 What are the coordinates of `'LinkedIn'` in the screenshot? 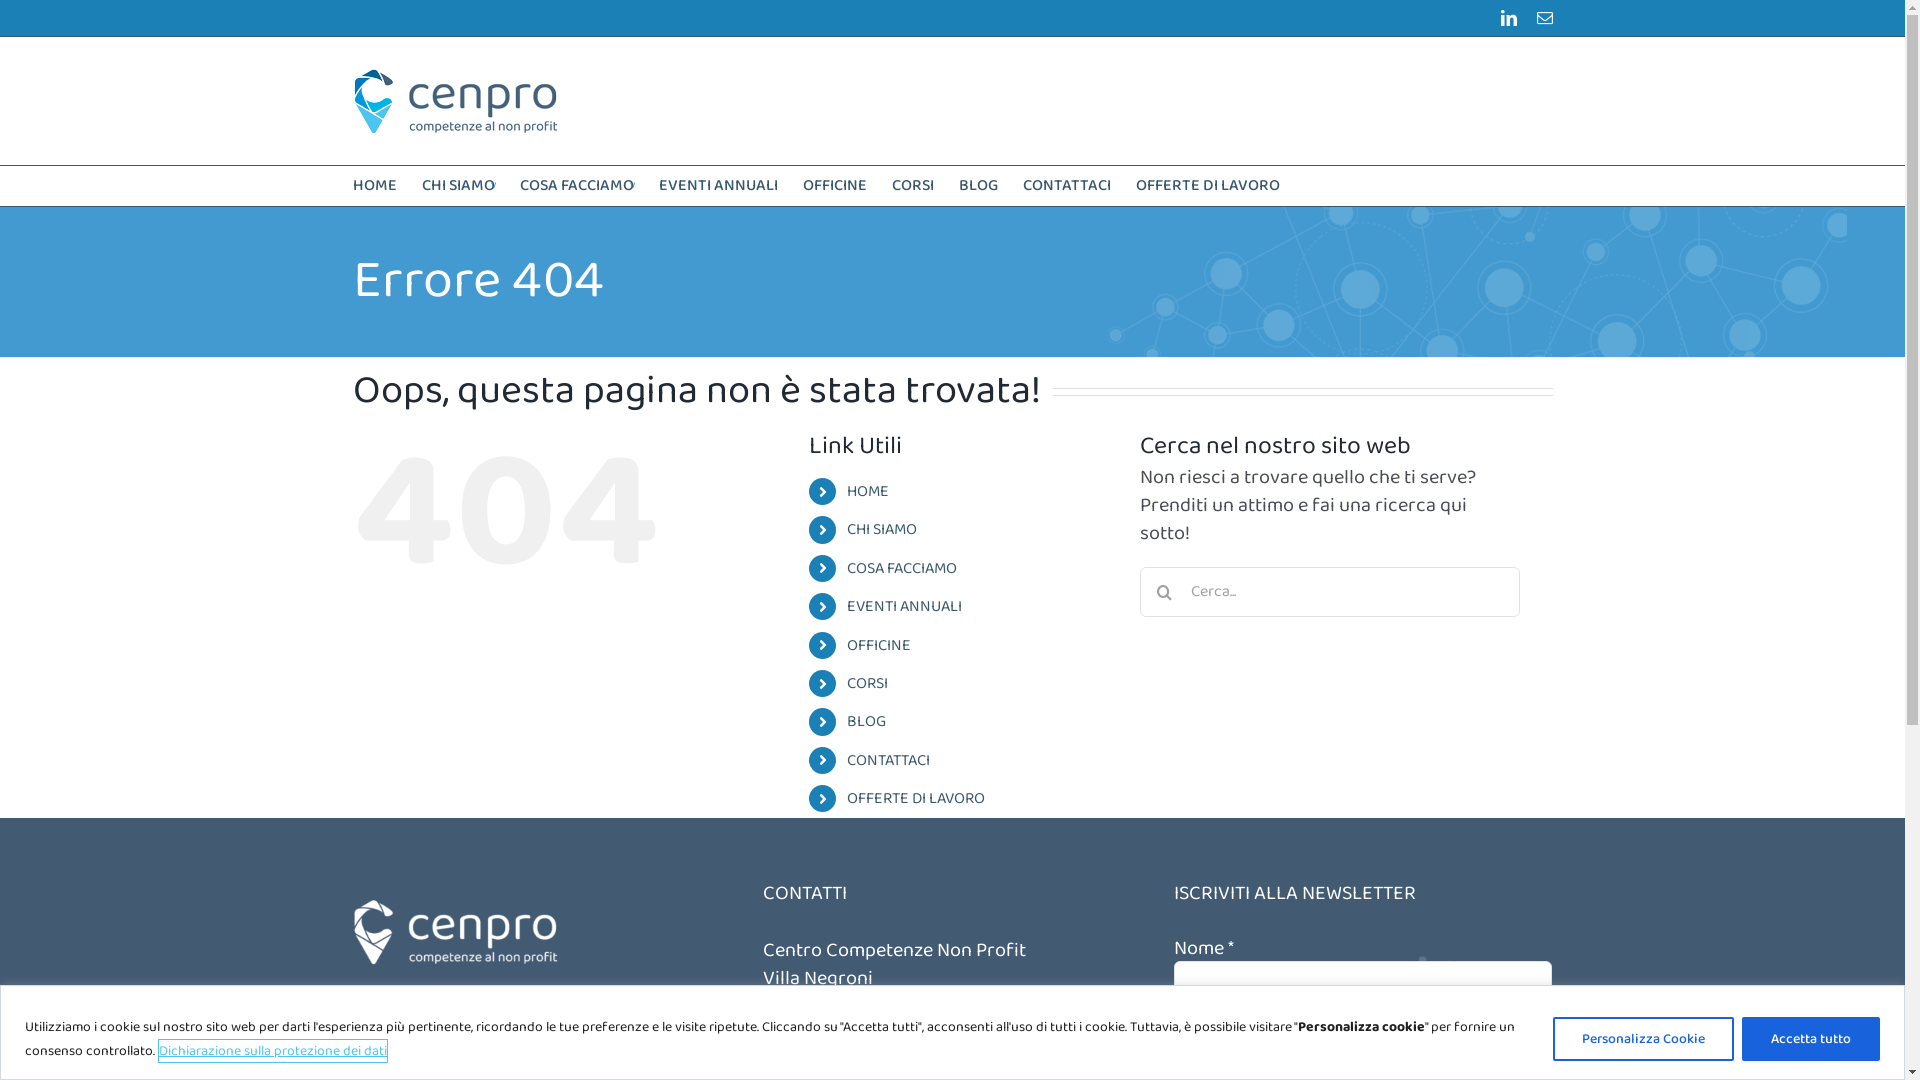 It's located at (1499, 18).